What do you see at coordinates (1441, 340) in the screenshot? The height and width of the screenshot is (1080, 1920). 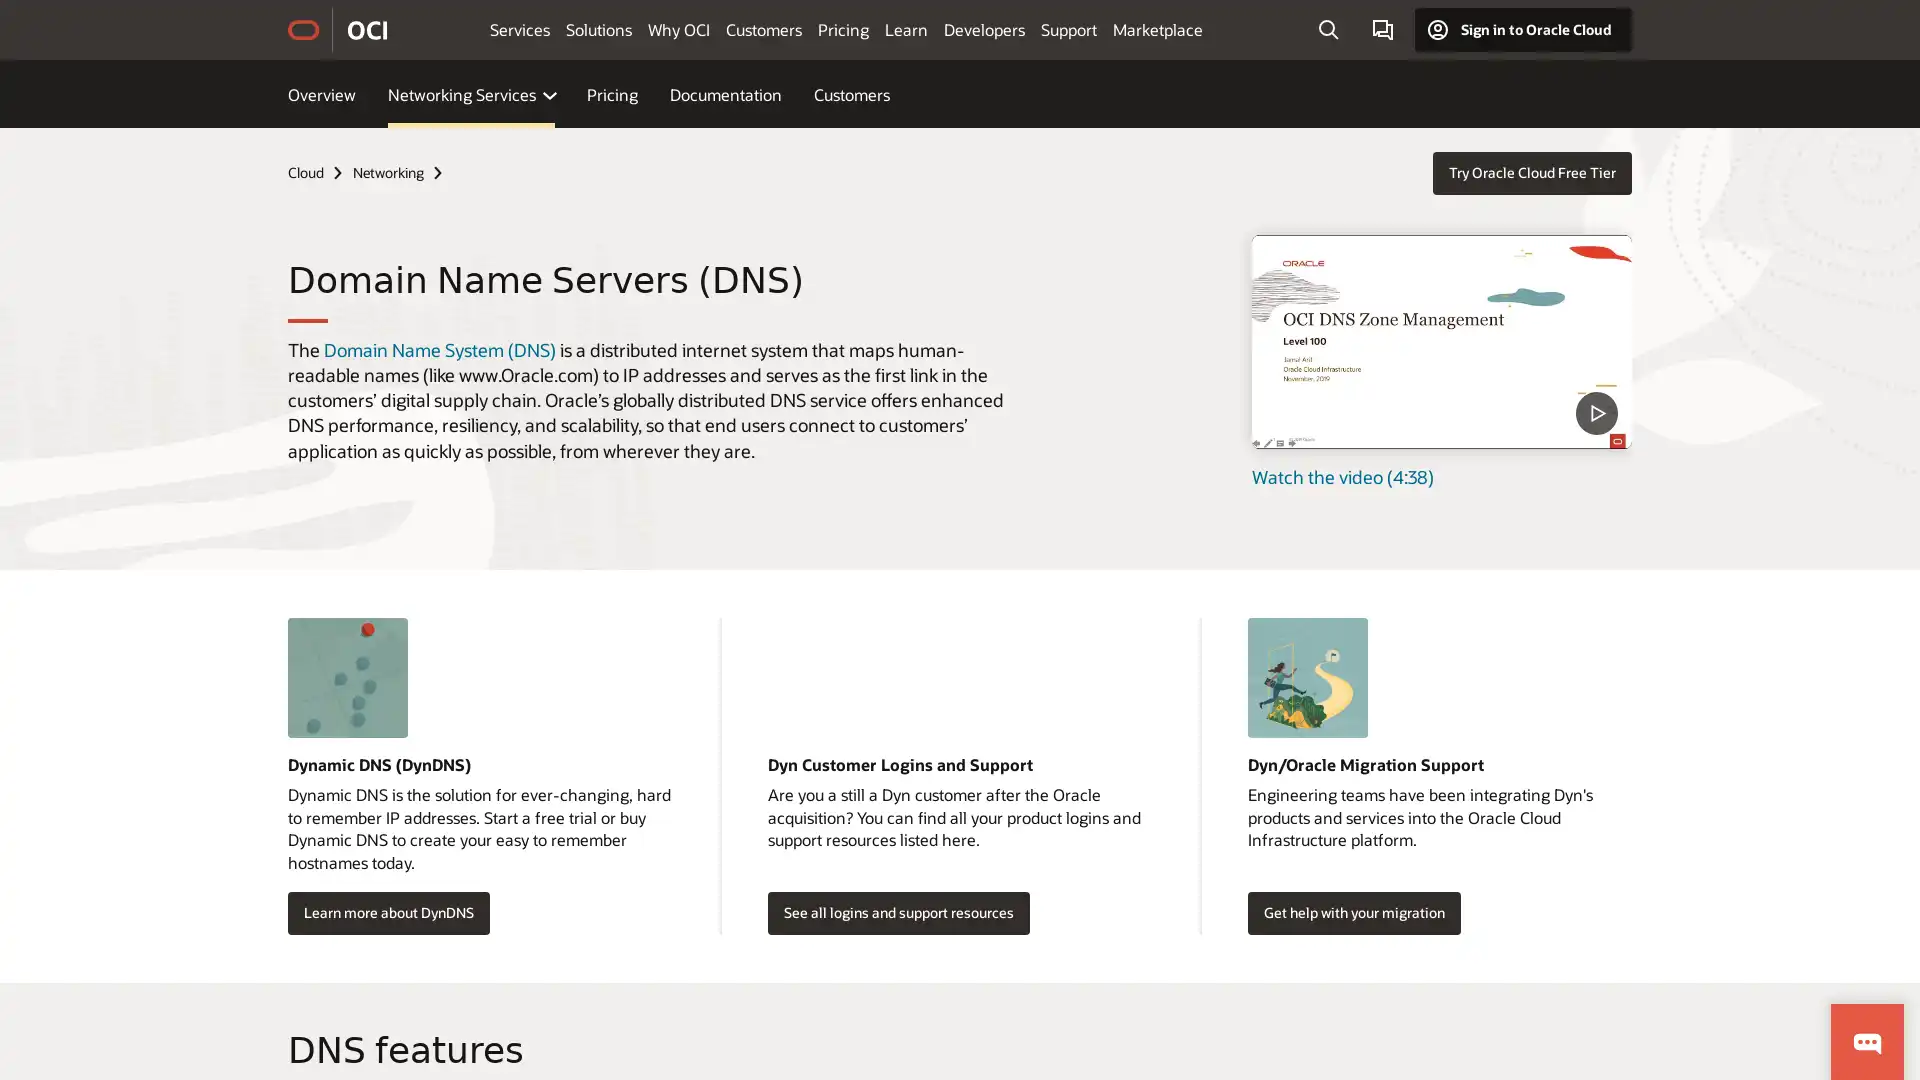 I see `DNS Zone Management - Level 100 - Part 1 - What is DNS video` at bounding box center [1441, 340].